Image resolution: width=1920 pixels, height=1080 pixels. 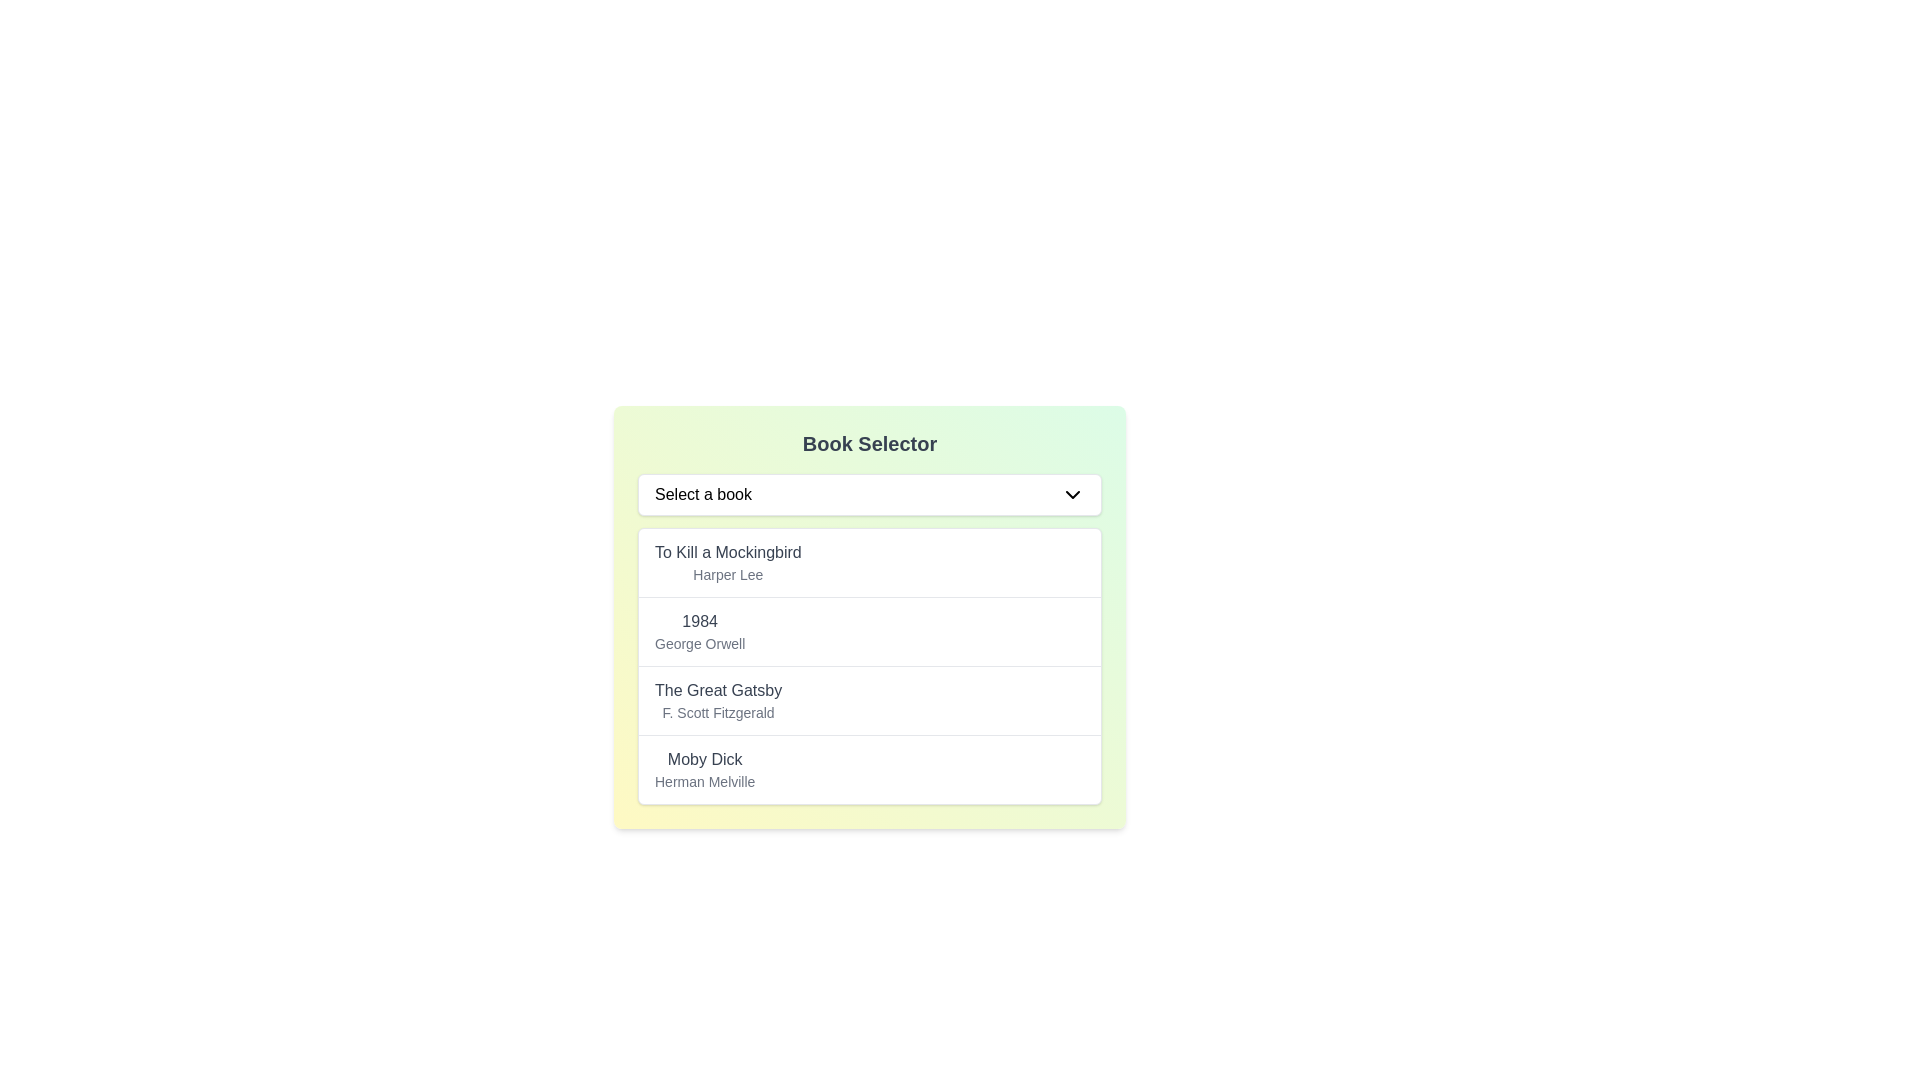 What do you see at coordinates (718, 700) in the screenshot?
I see `the text block displaying 'The Great Gatsby' by F. Scott Fitzgerald` at bounding box center [718, 700].